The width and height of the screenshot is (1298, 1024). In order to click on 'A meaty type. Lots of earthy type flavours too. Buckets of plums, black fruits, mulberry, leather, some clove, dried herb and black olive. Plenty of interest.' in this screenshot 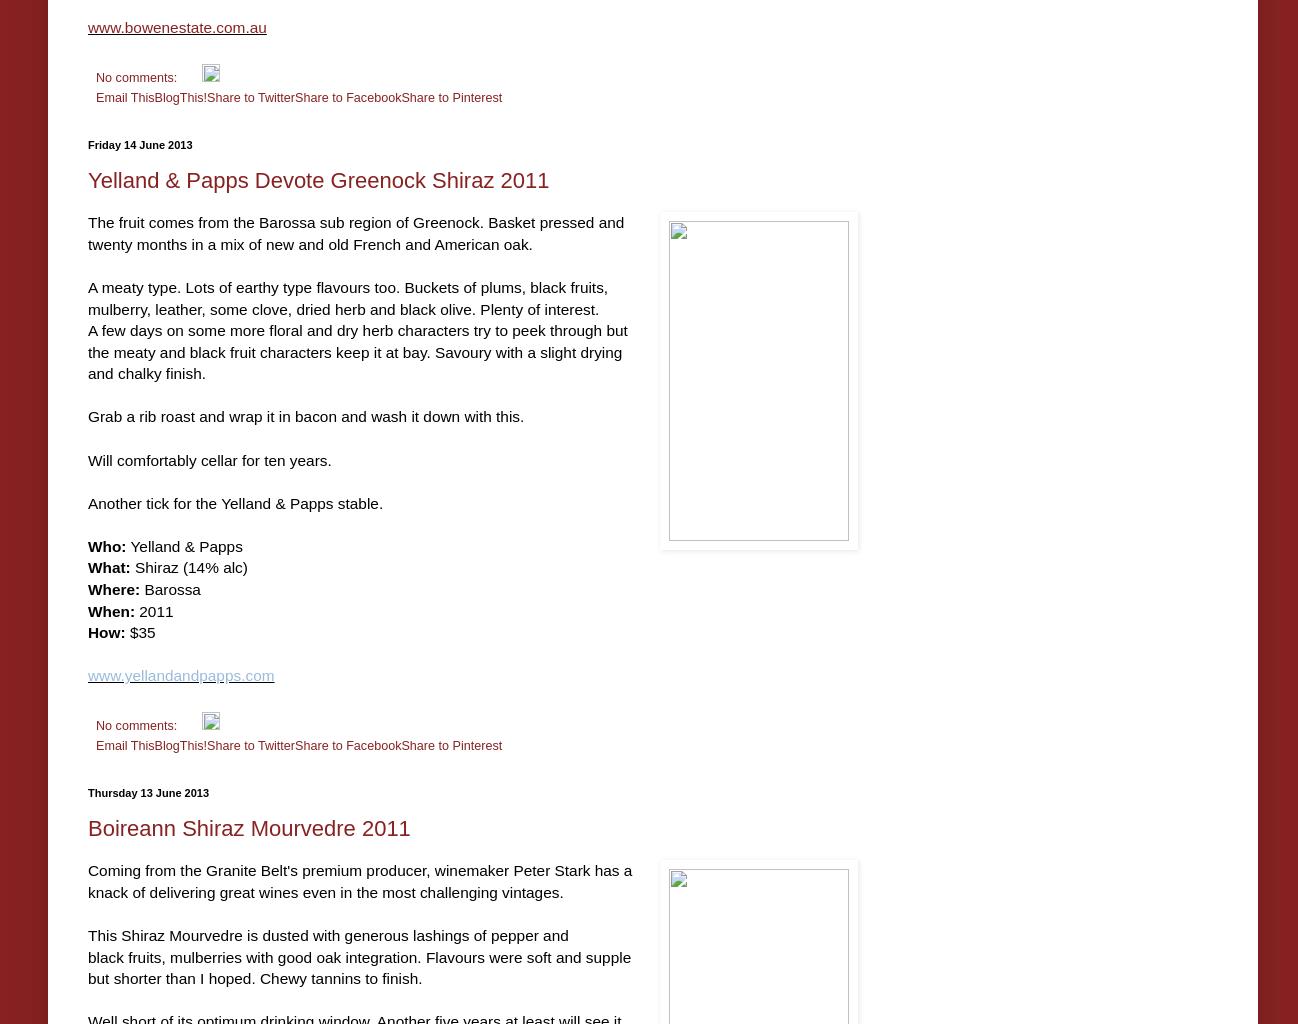, I will do `click(347, 297)`.